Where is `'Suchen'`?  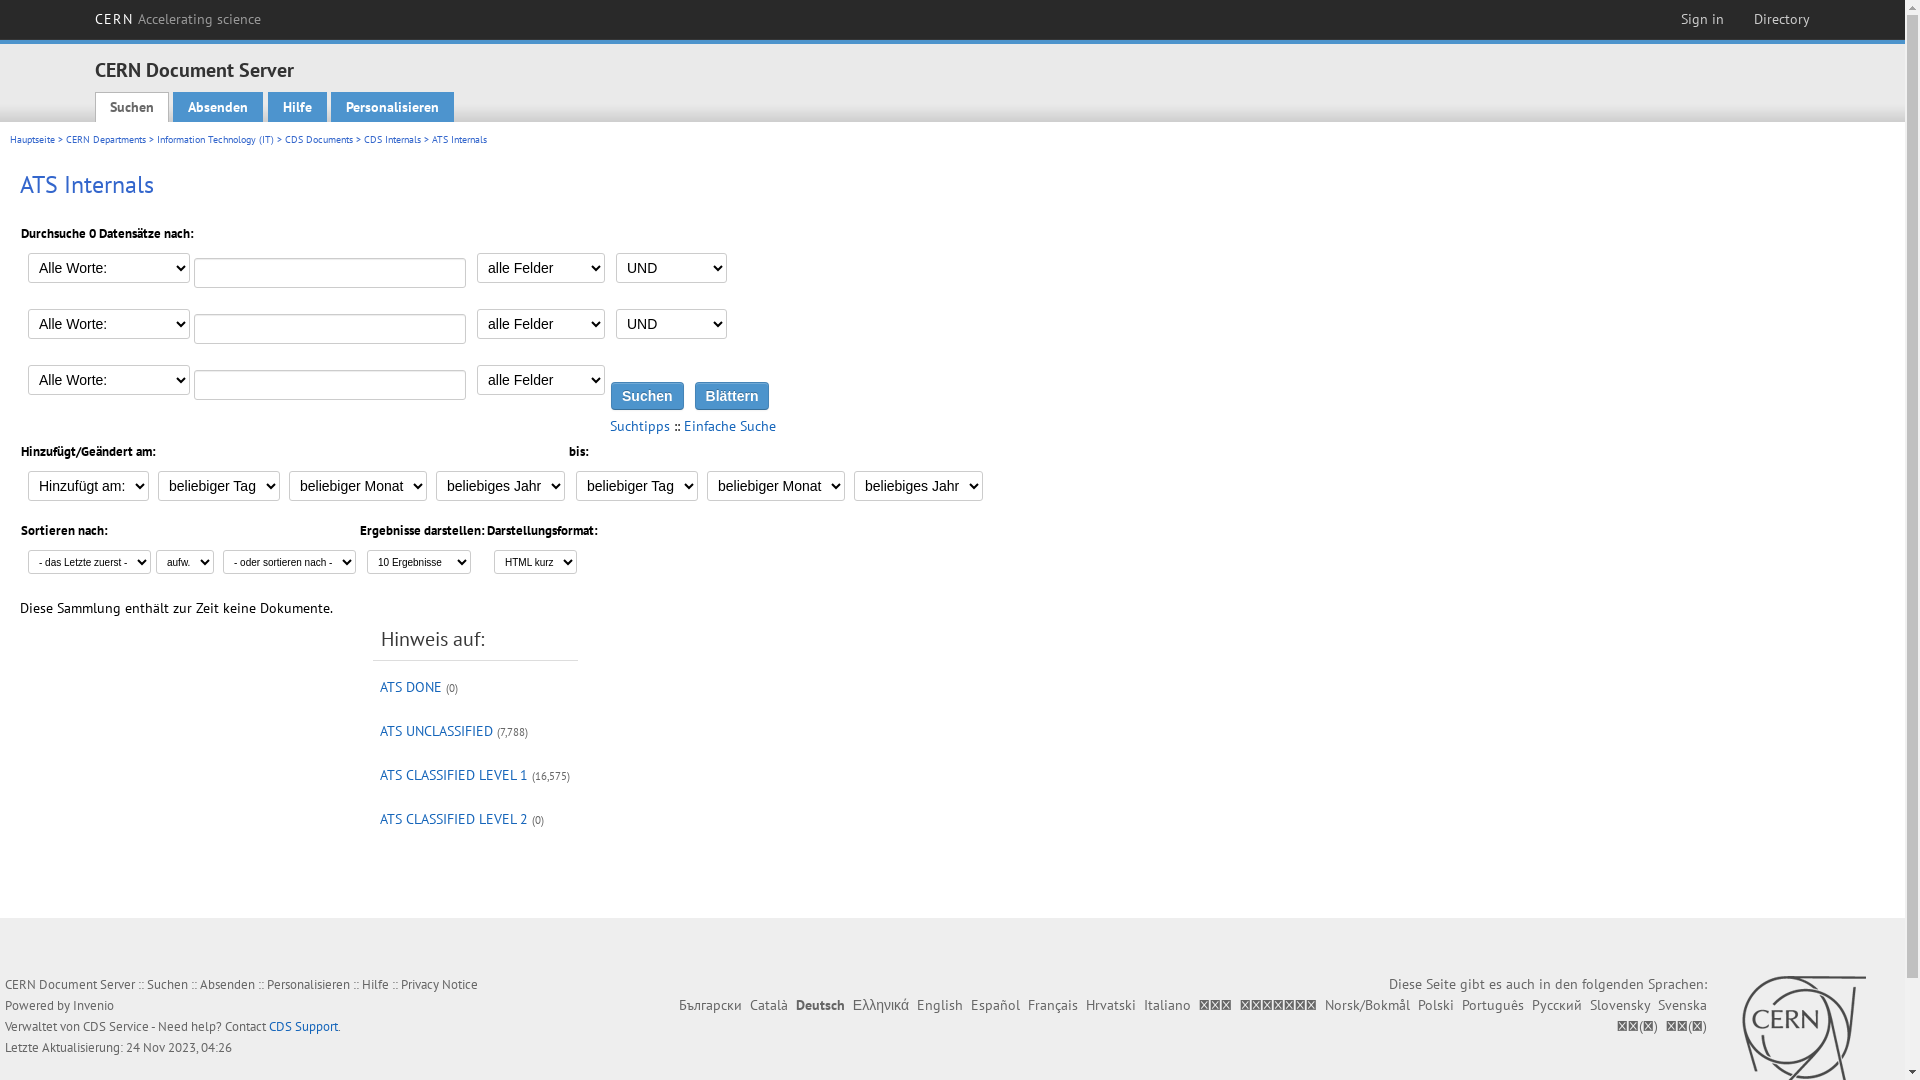 'Suchen' is located at coordinates (131, 107).